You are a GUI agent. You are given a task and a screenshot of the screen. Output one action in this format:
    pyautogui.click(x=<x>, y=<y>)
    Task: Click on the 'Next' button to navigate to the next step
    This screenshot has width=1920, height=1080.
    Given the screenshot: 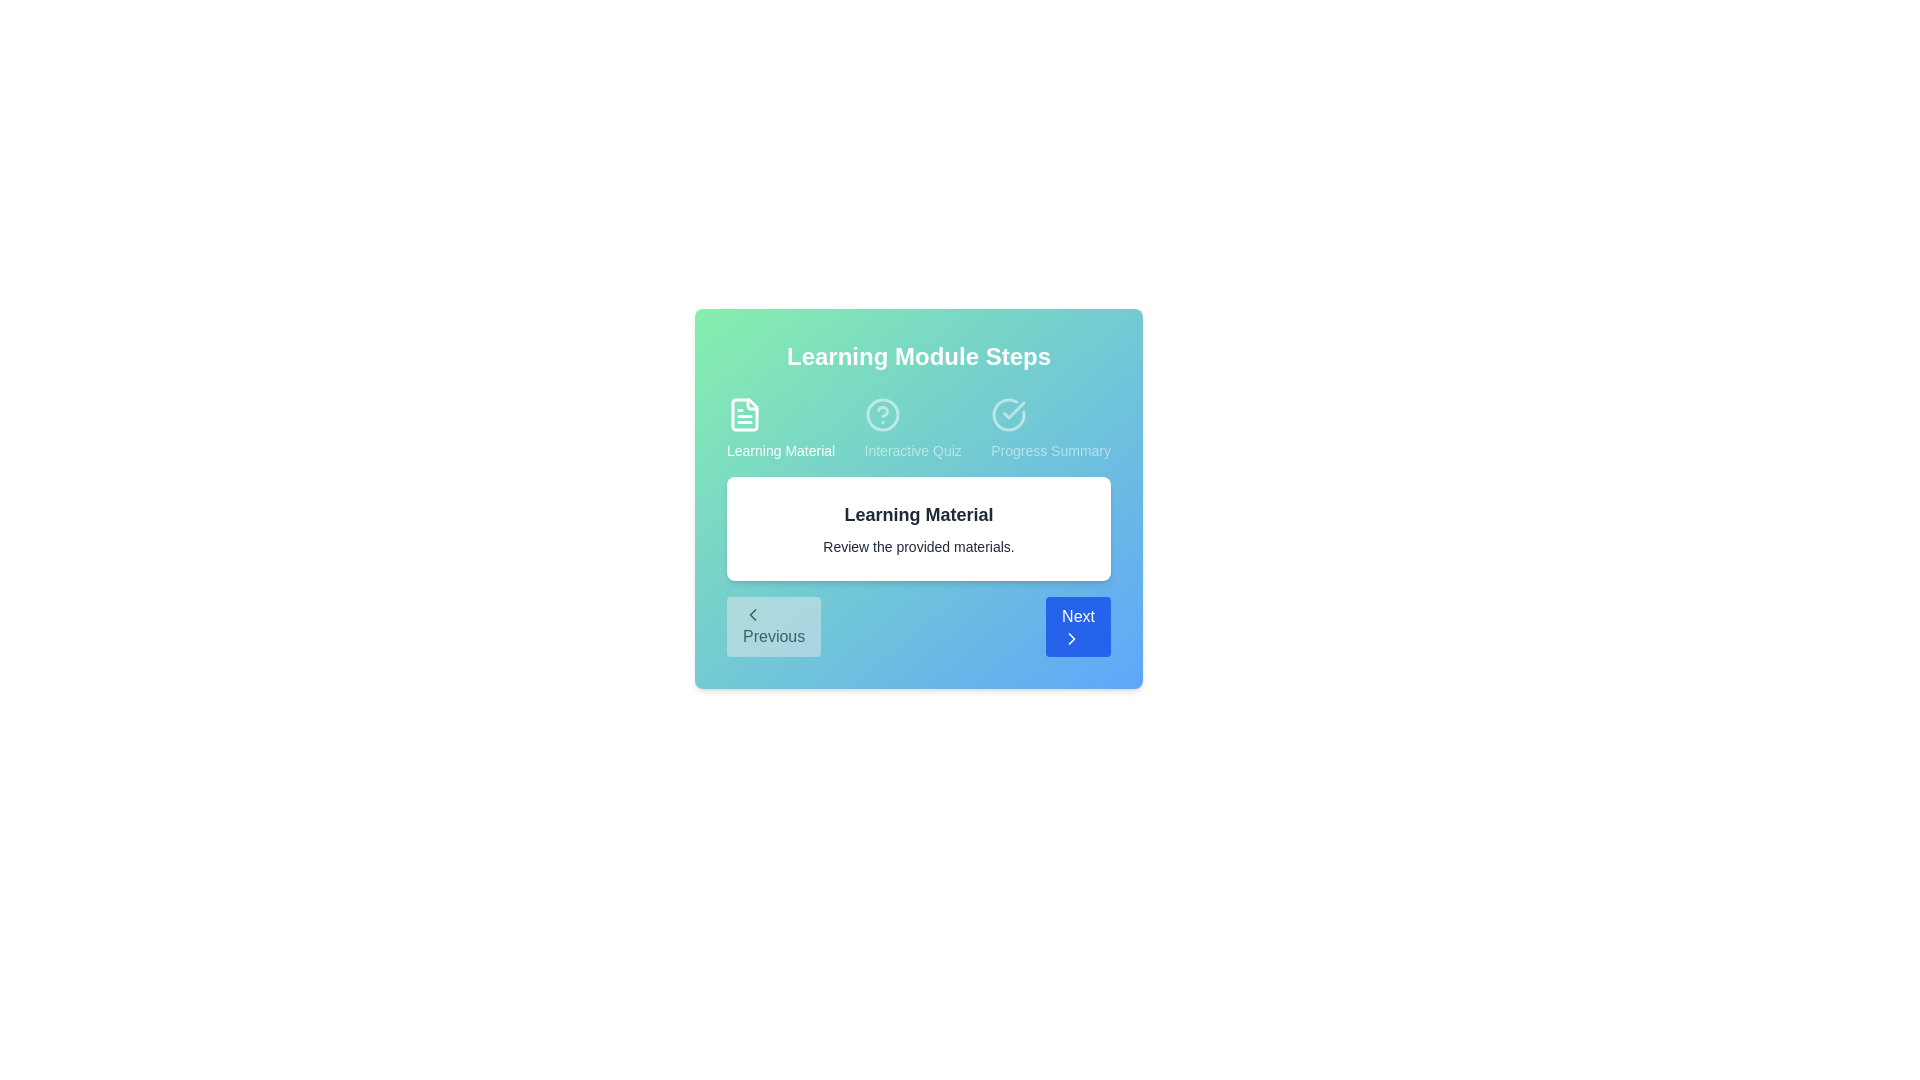 What is the action you would take?
    pyautogui.click(x=1077, y=626)
    